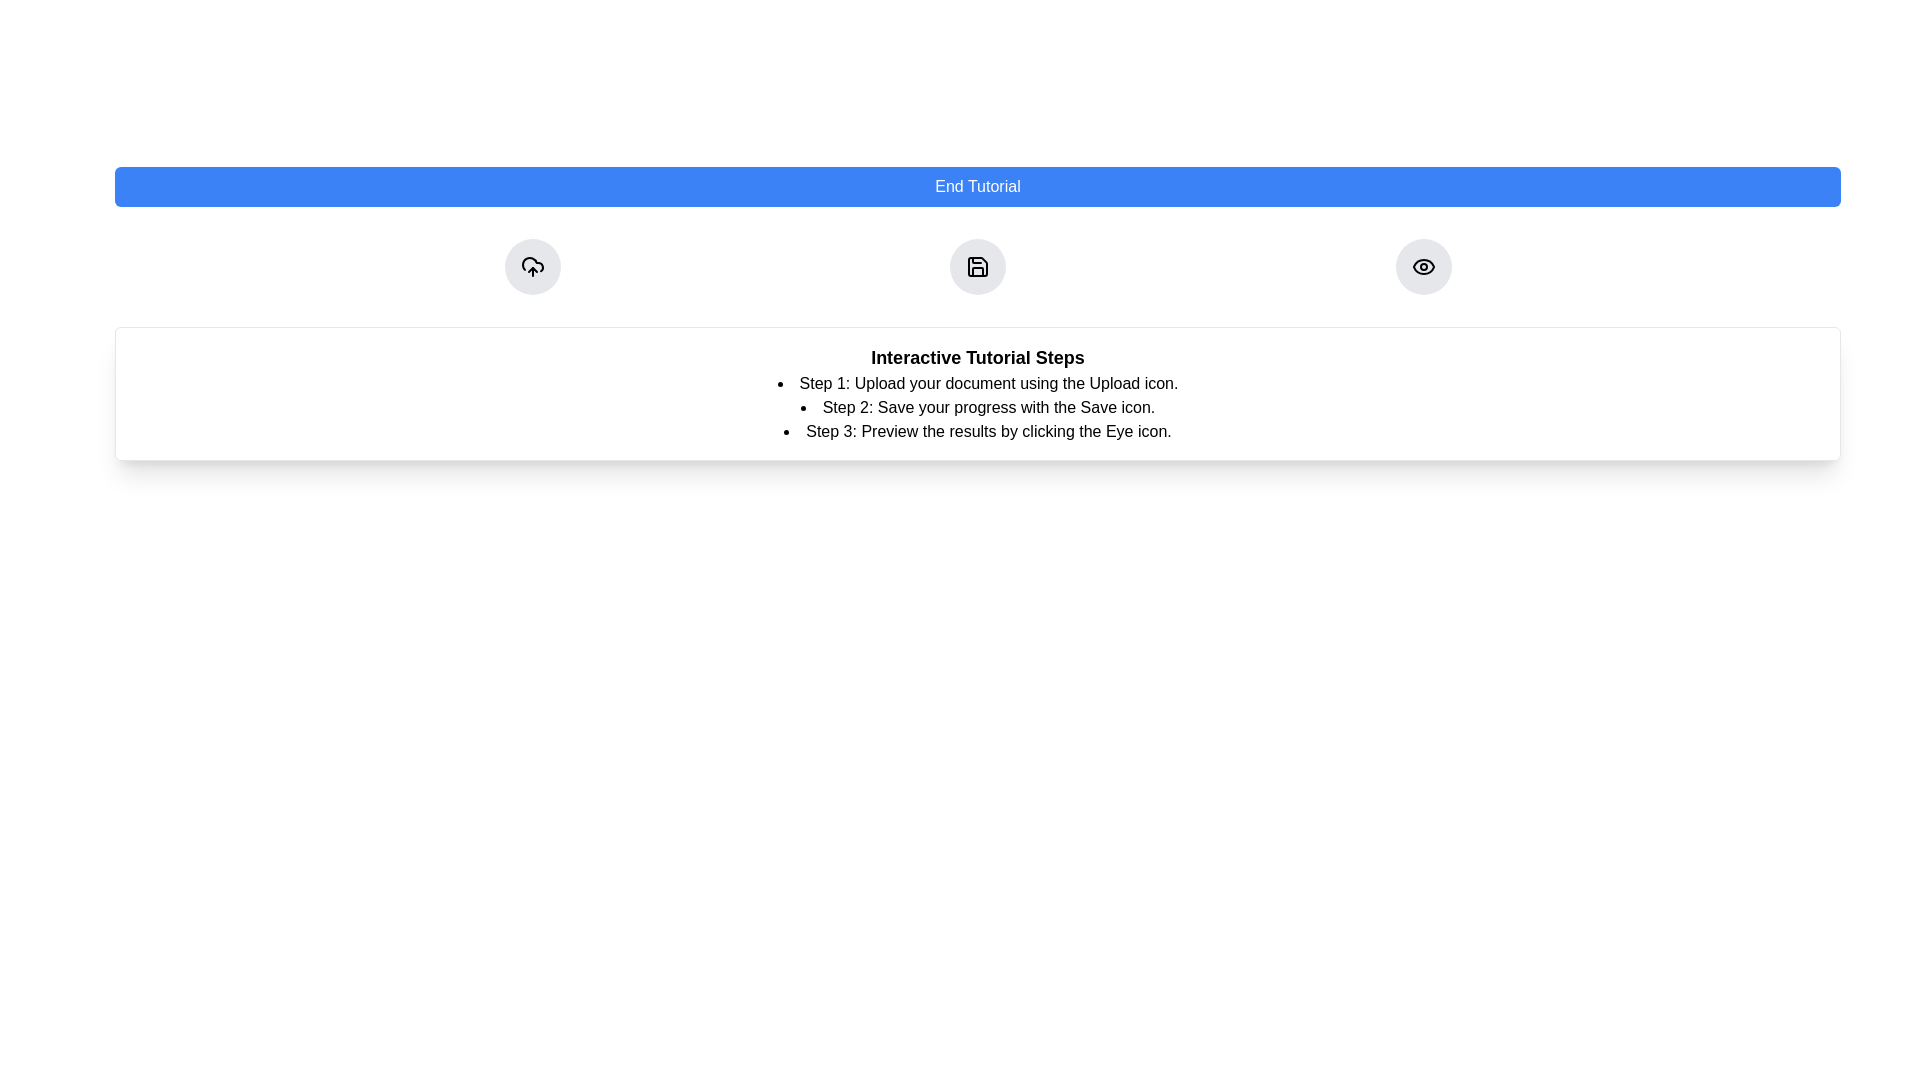 This screenshot has width=1920, height=1080. What do you see at coordinates (532, 265) in the screenshot?
I see `the first upload button located in the middle section of the layout to observe the hover effect` at bounding box center [532, 265].